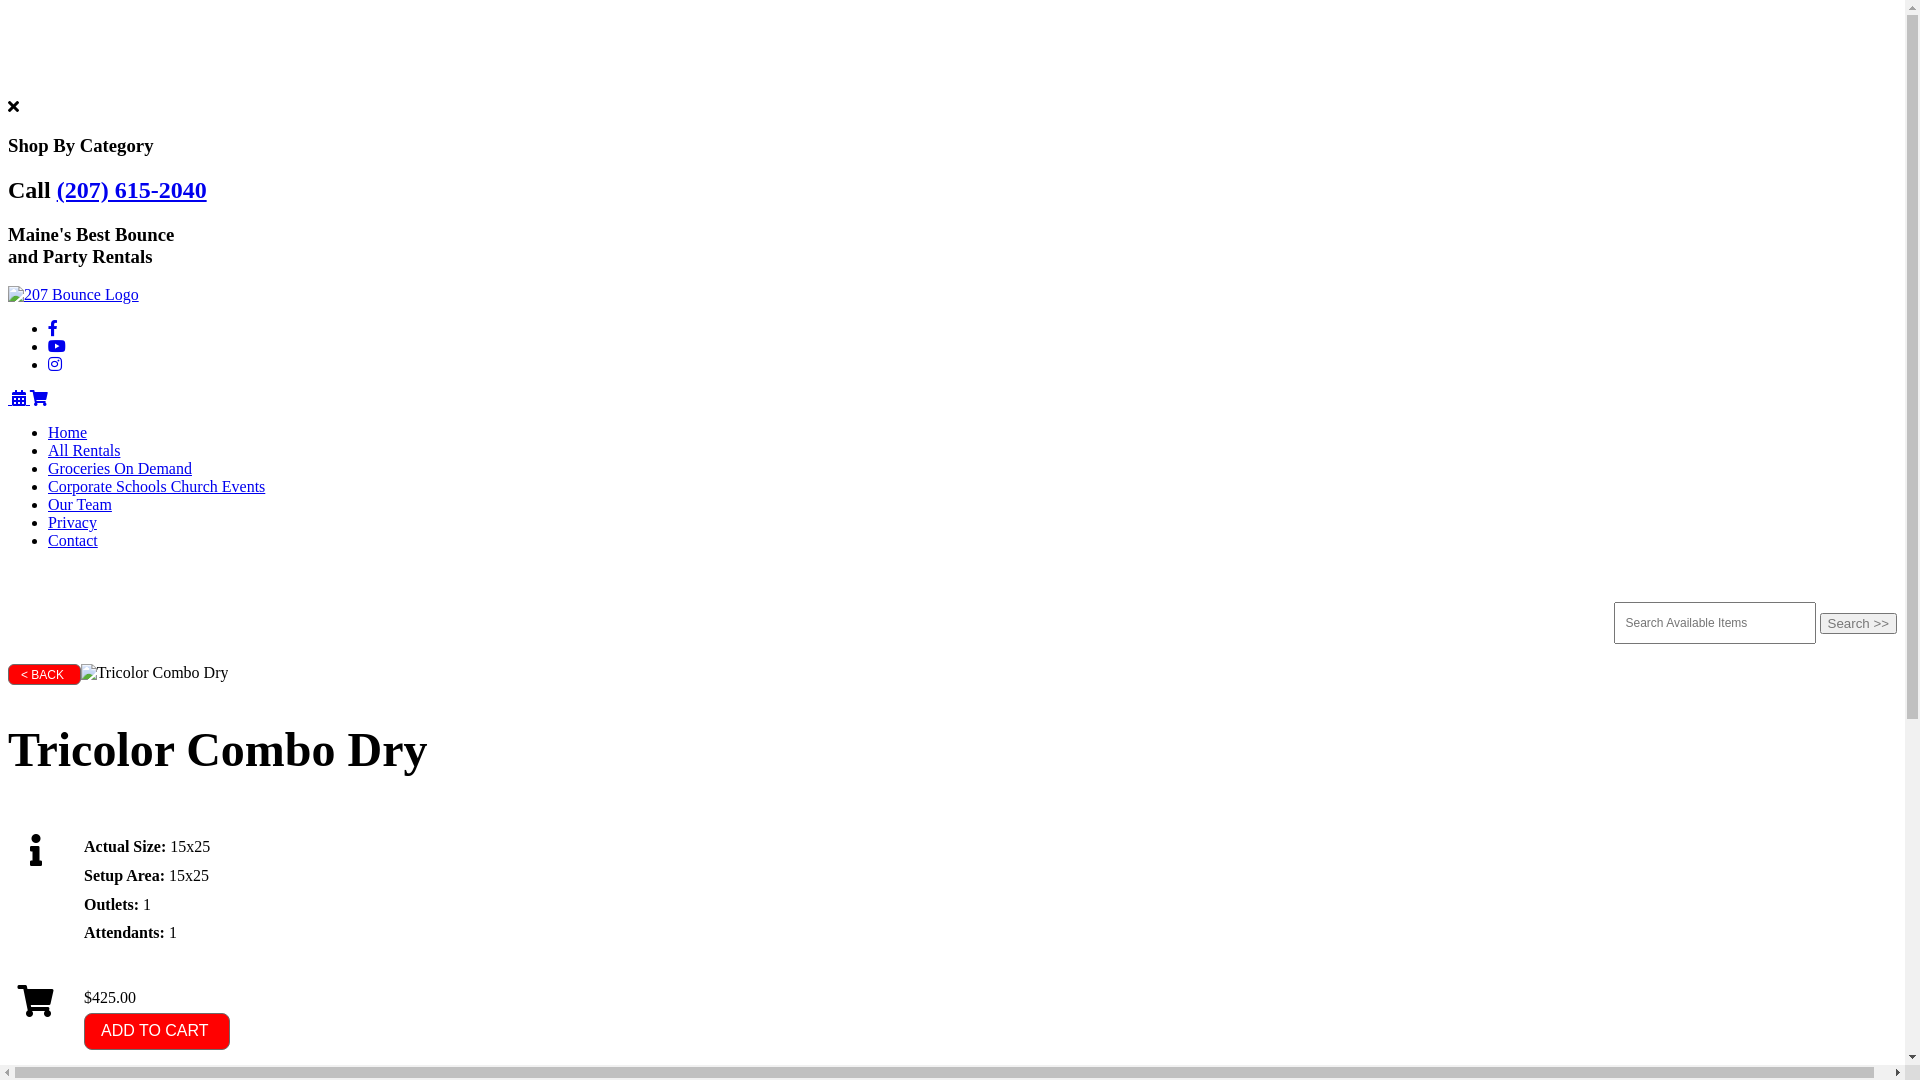 The height and width of the screenshot is (1080, 1920). What do you see at coordinates (82, 450) in the screenshot?
I see `'All Rentals'` at bounding box center [82, 450].